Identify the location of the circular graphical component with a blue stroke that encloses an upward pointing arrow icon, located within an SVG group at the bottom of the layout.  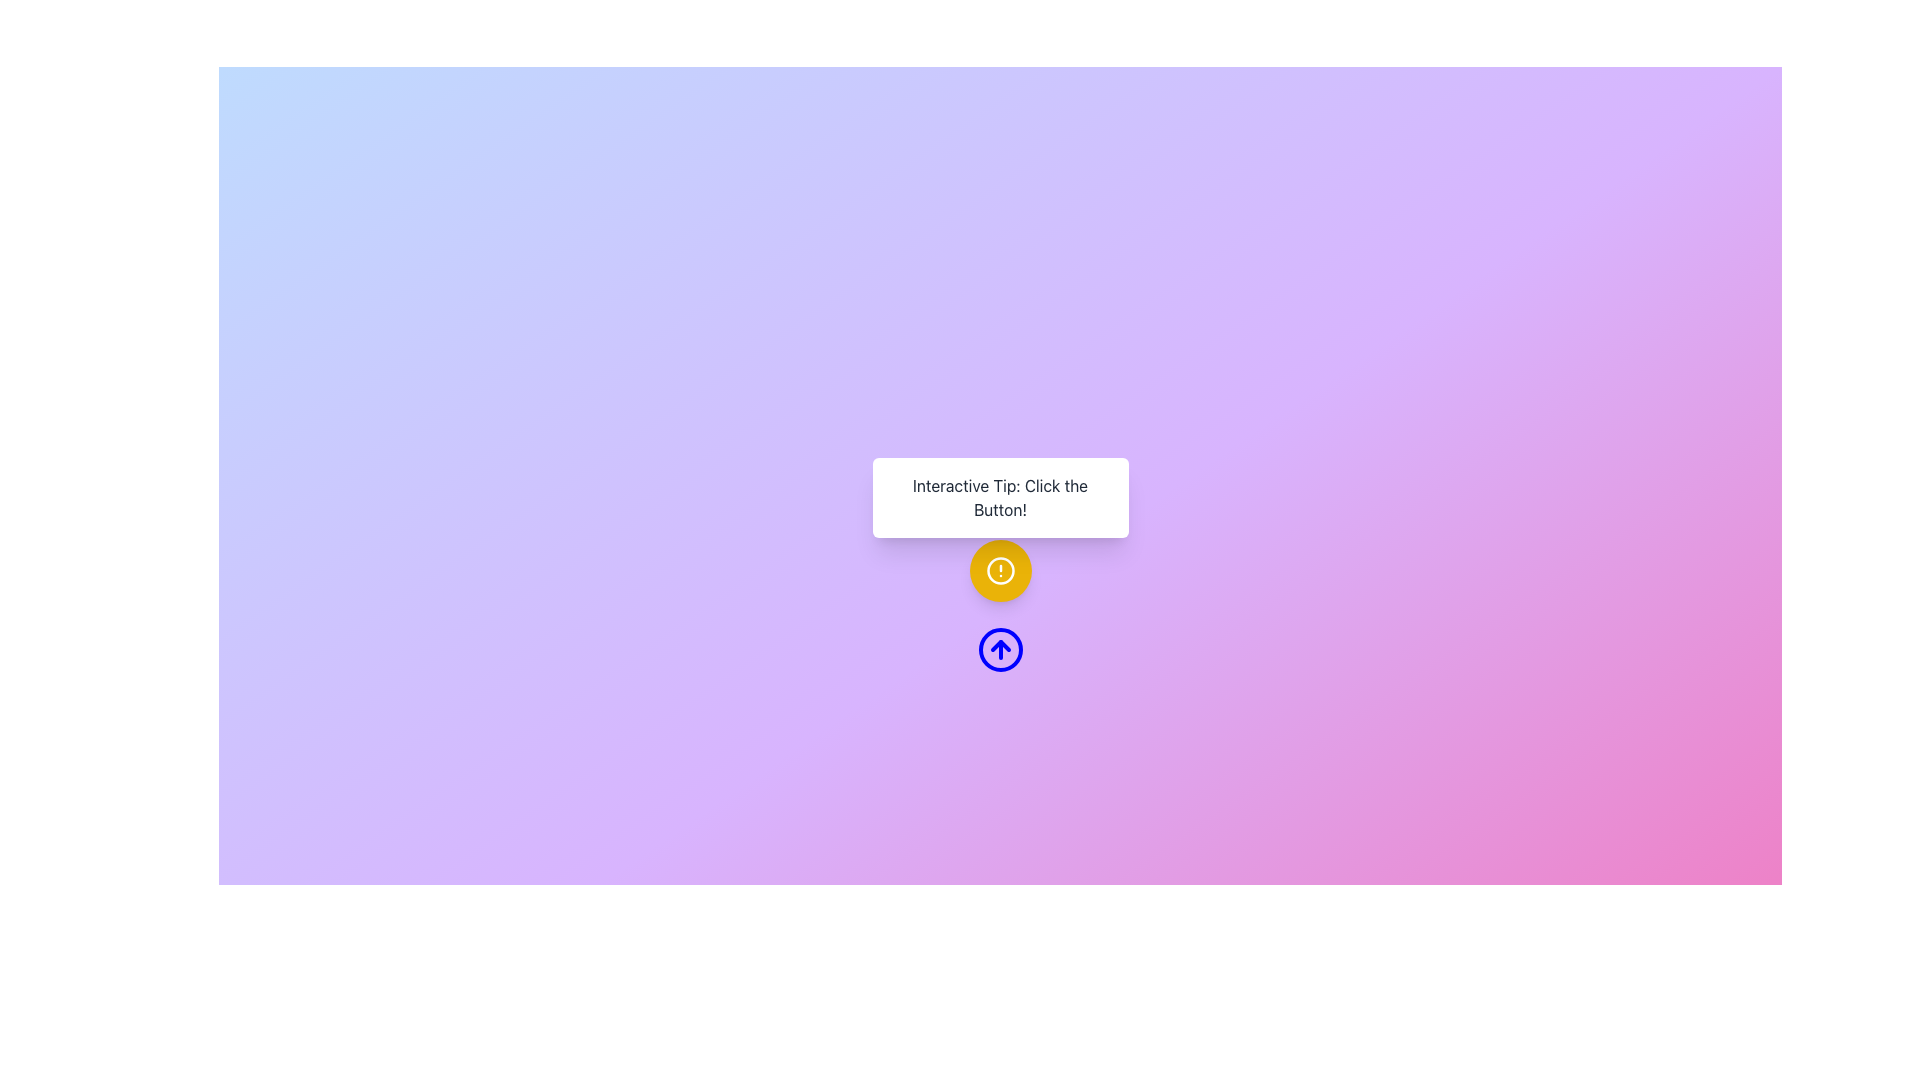
(1000, 650).